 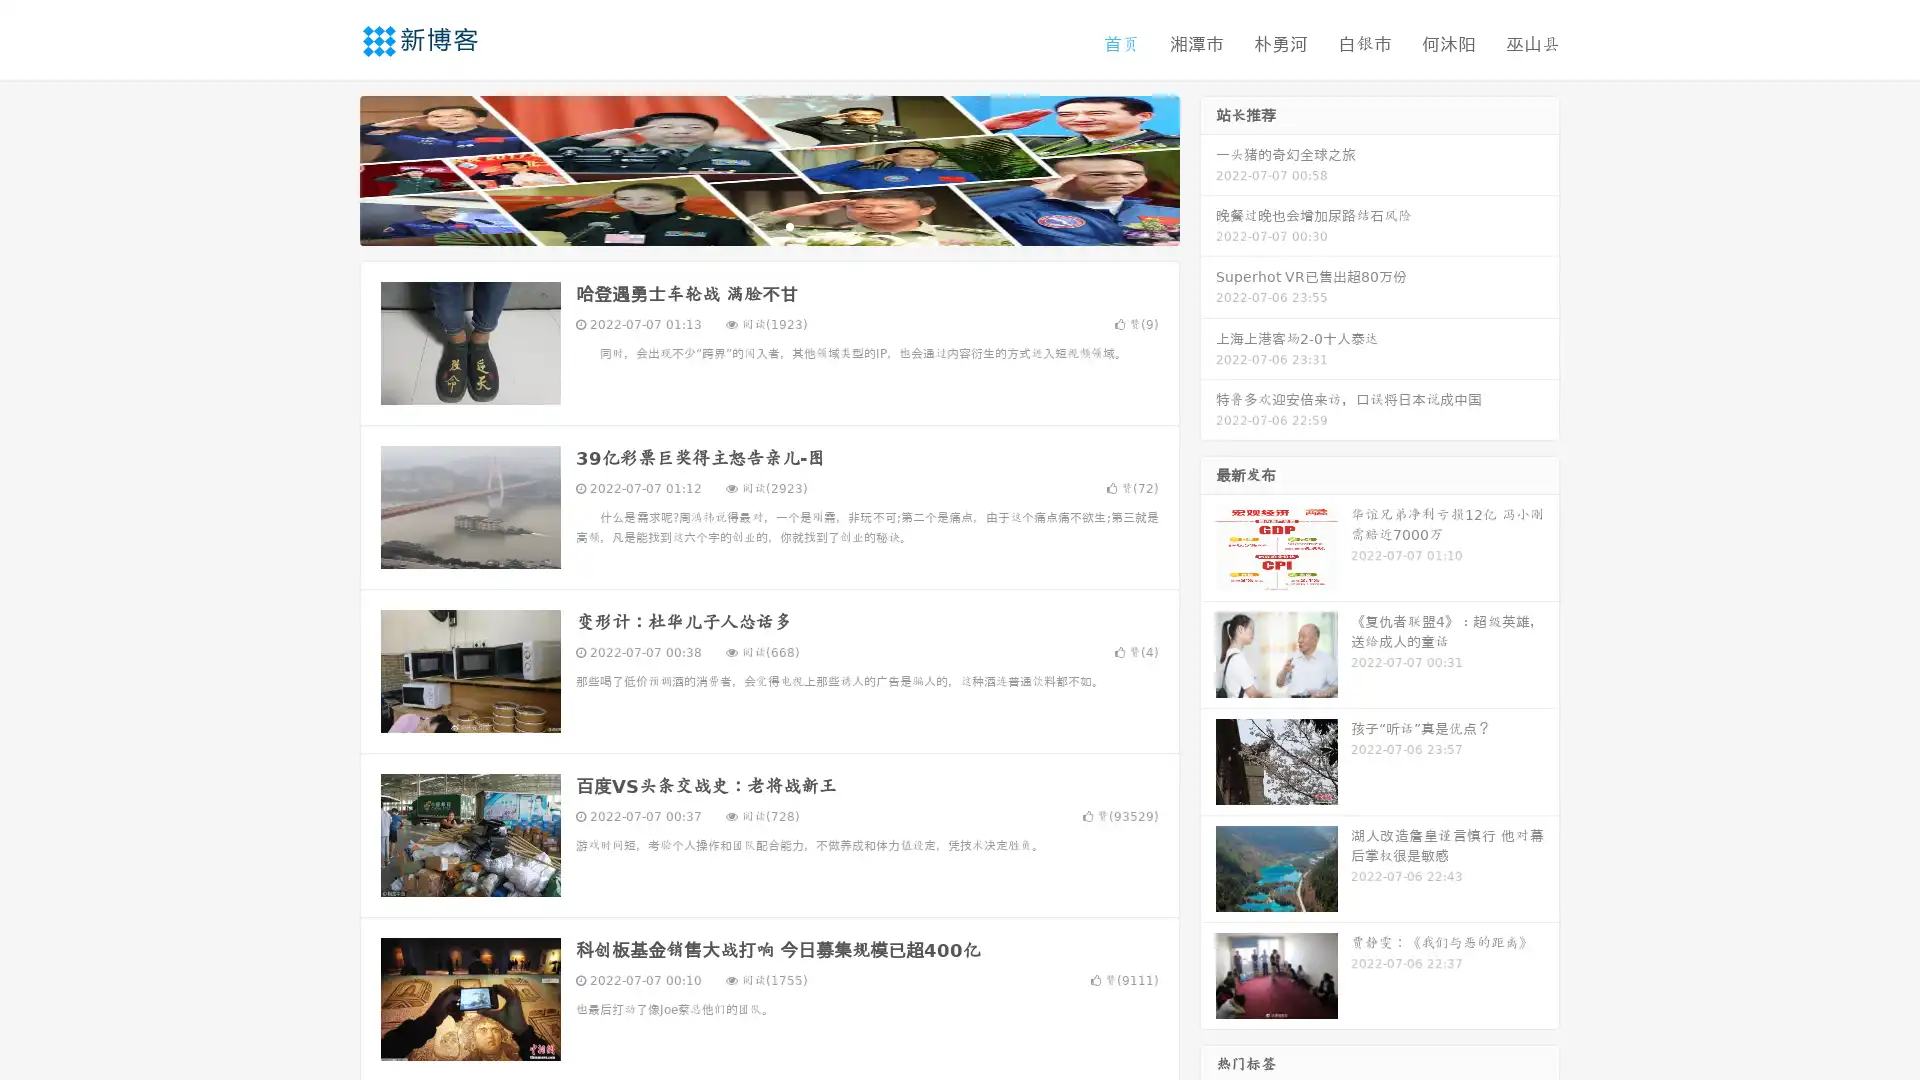 I want to click on Go to slide 3, so click(x=789, y=225).